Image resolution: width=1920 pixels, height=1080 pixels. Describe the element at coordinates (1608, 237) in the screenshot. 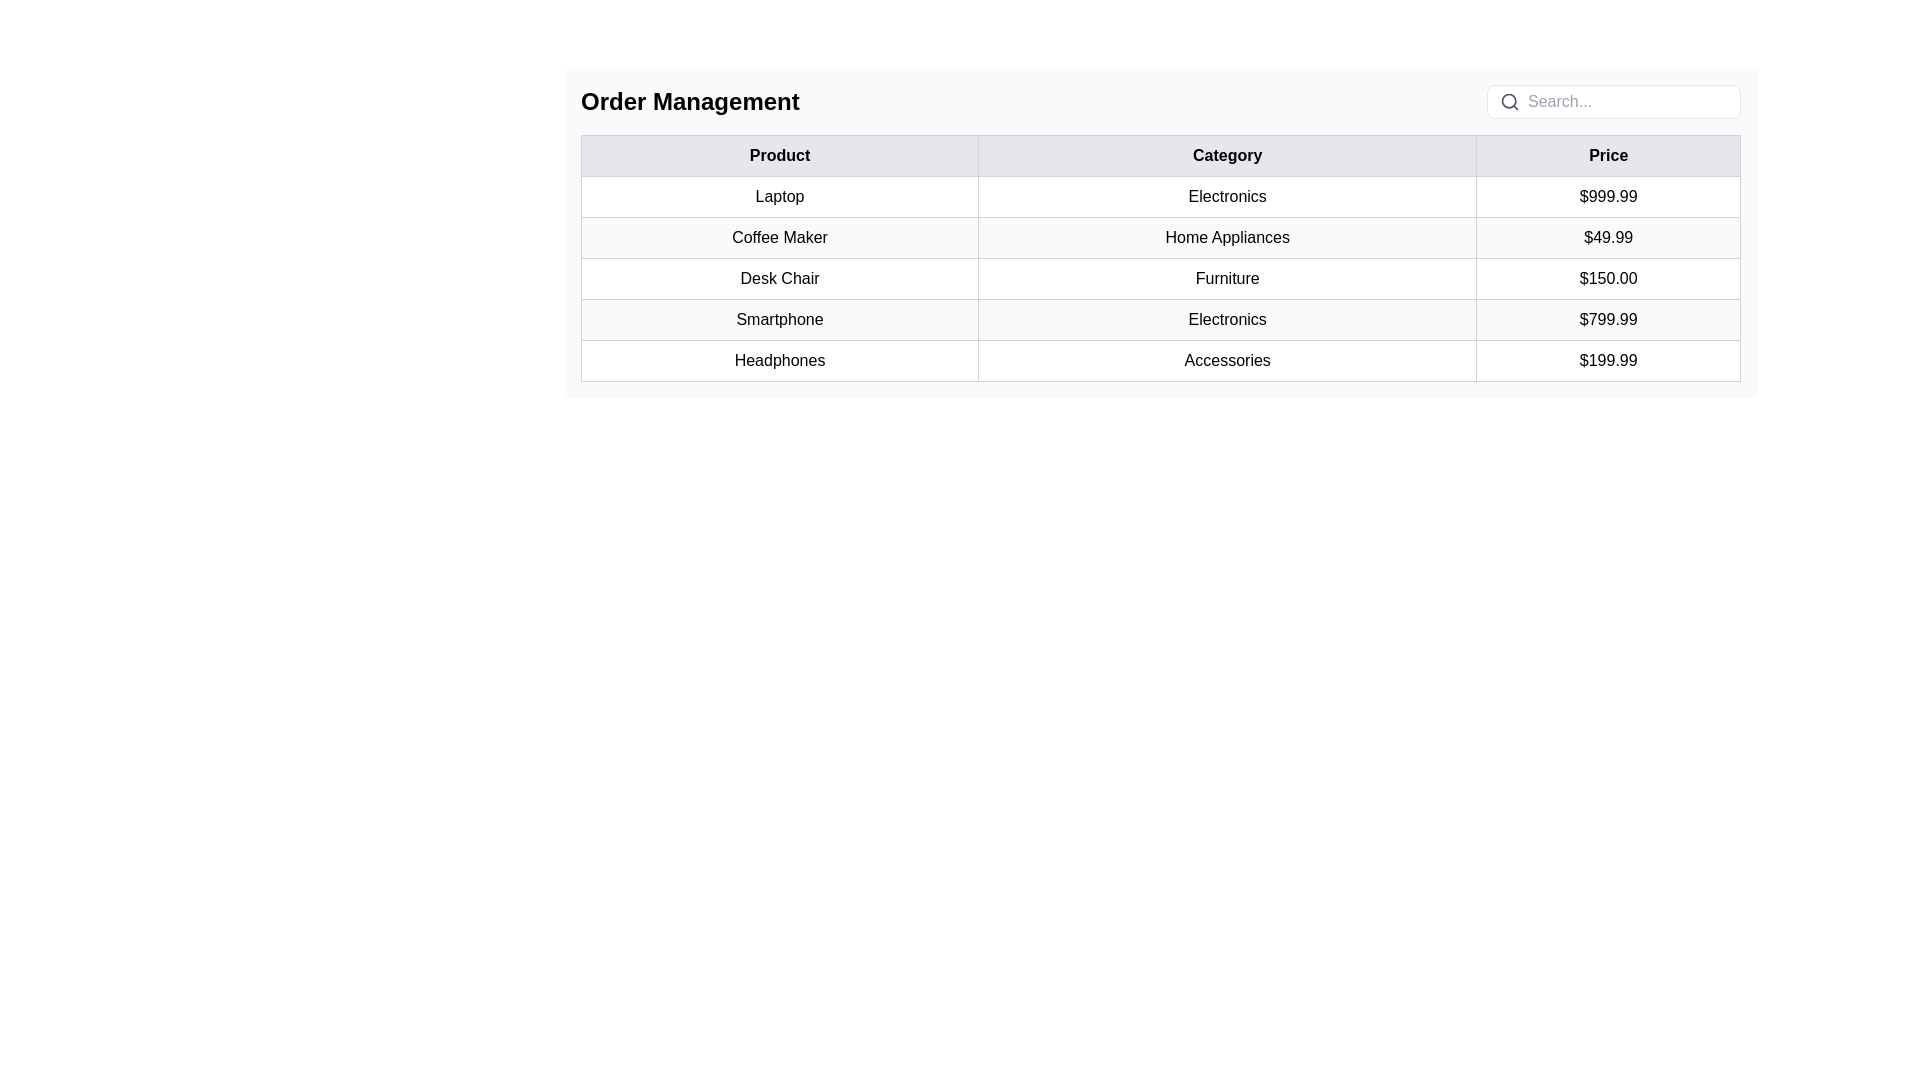

I see `the static text element displaying the price '$49.99' for the 'Coffee Maker' product in the 'Home Appliances' category` at that location.